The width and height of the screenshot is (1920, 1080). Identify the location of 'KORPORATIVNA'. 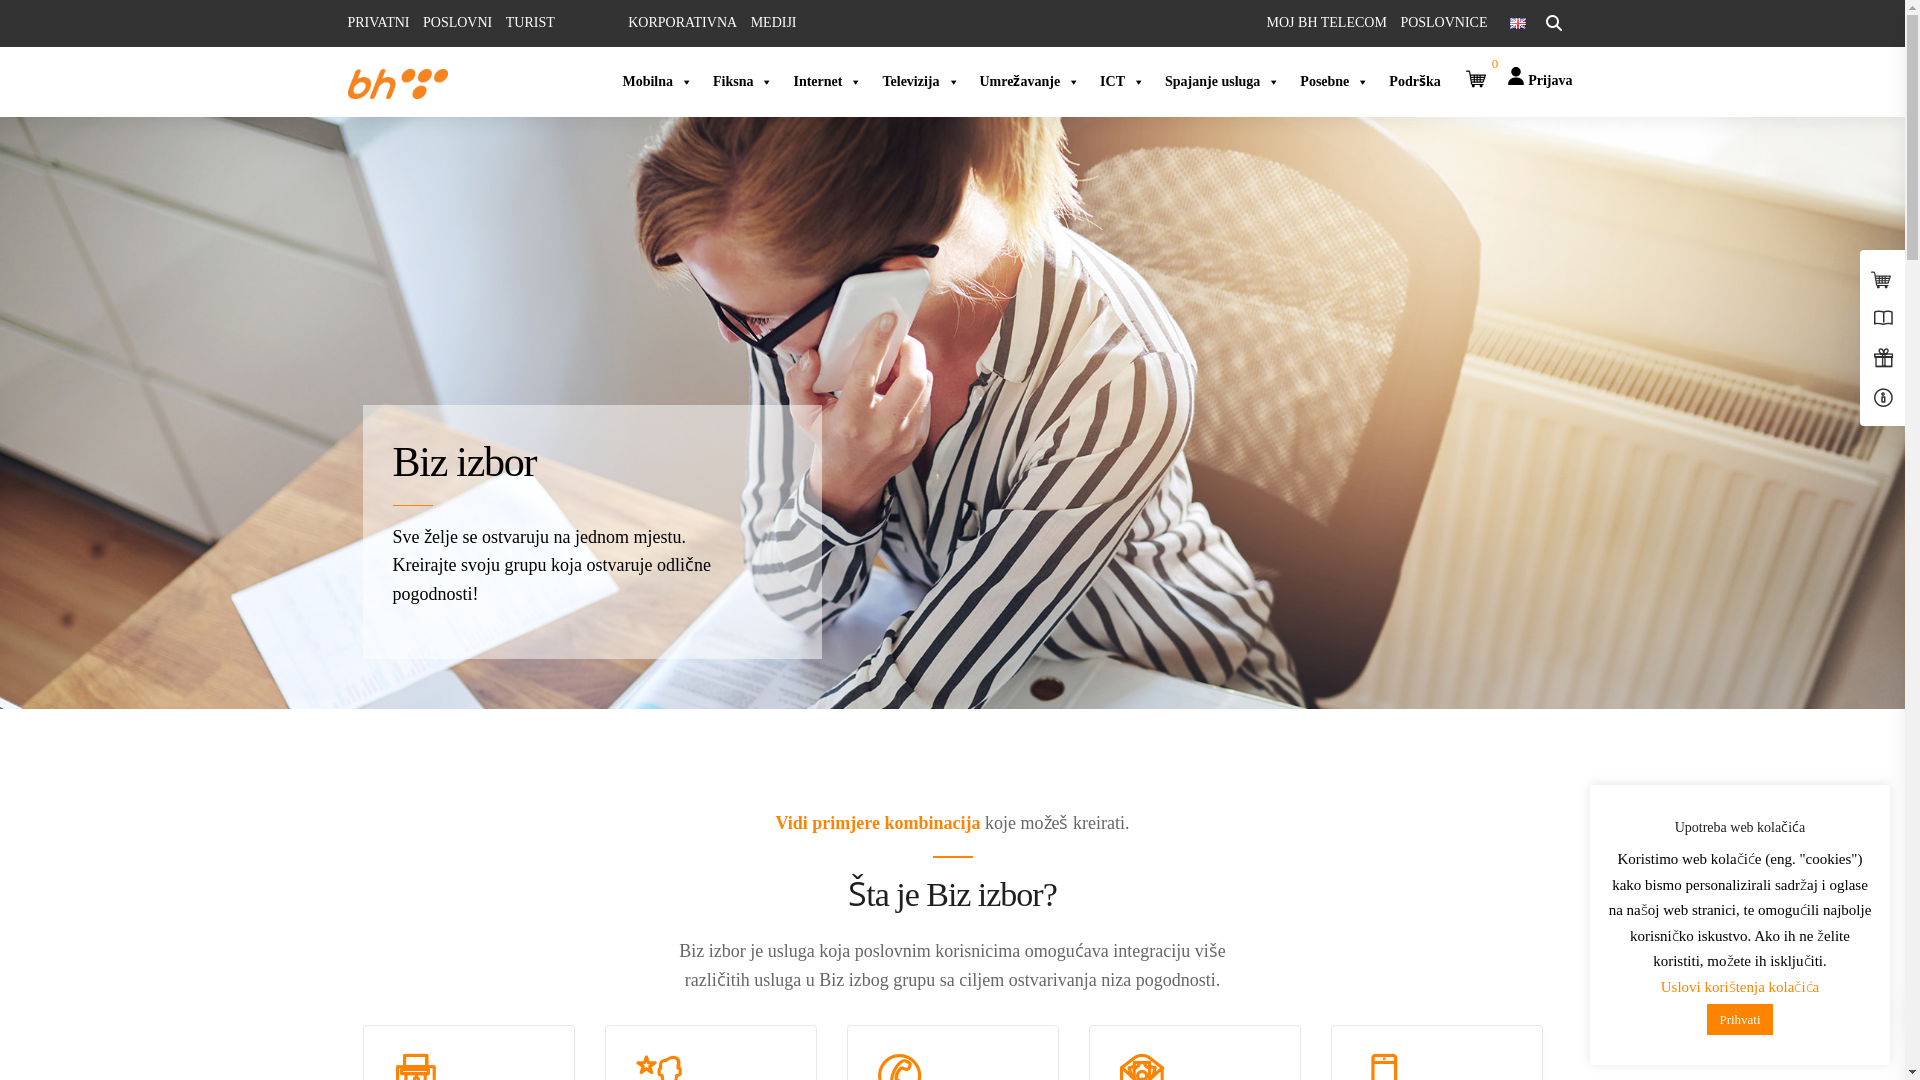
(682, 22).